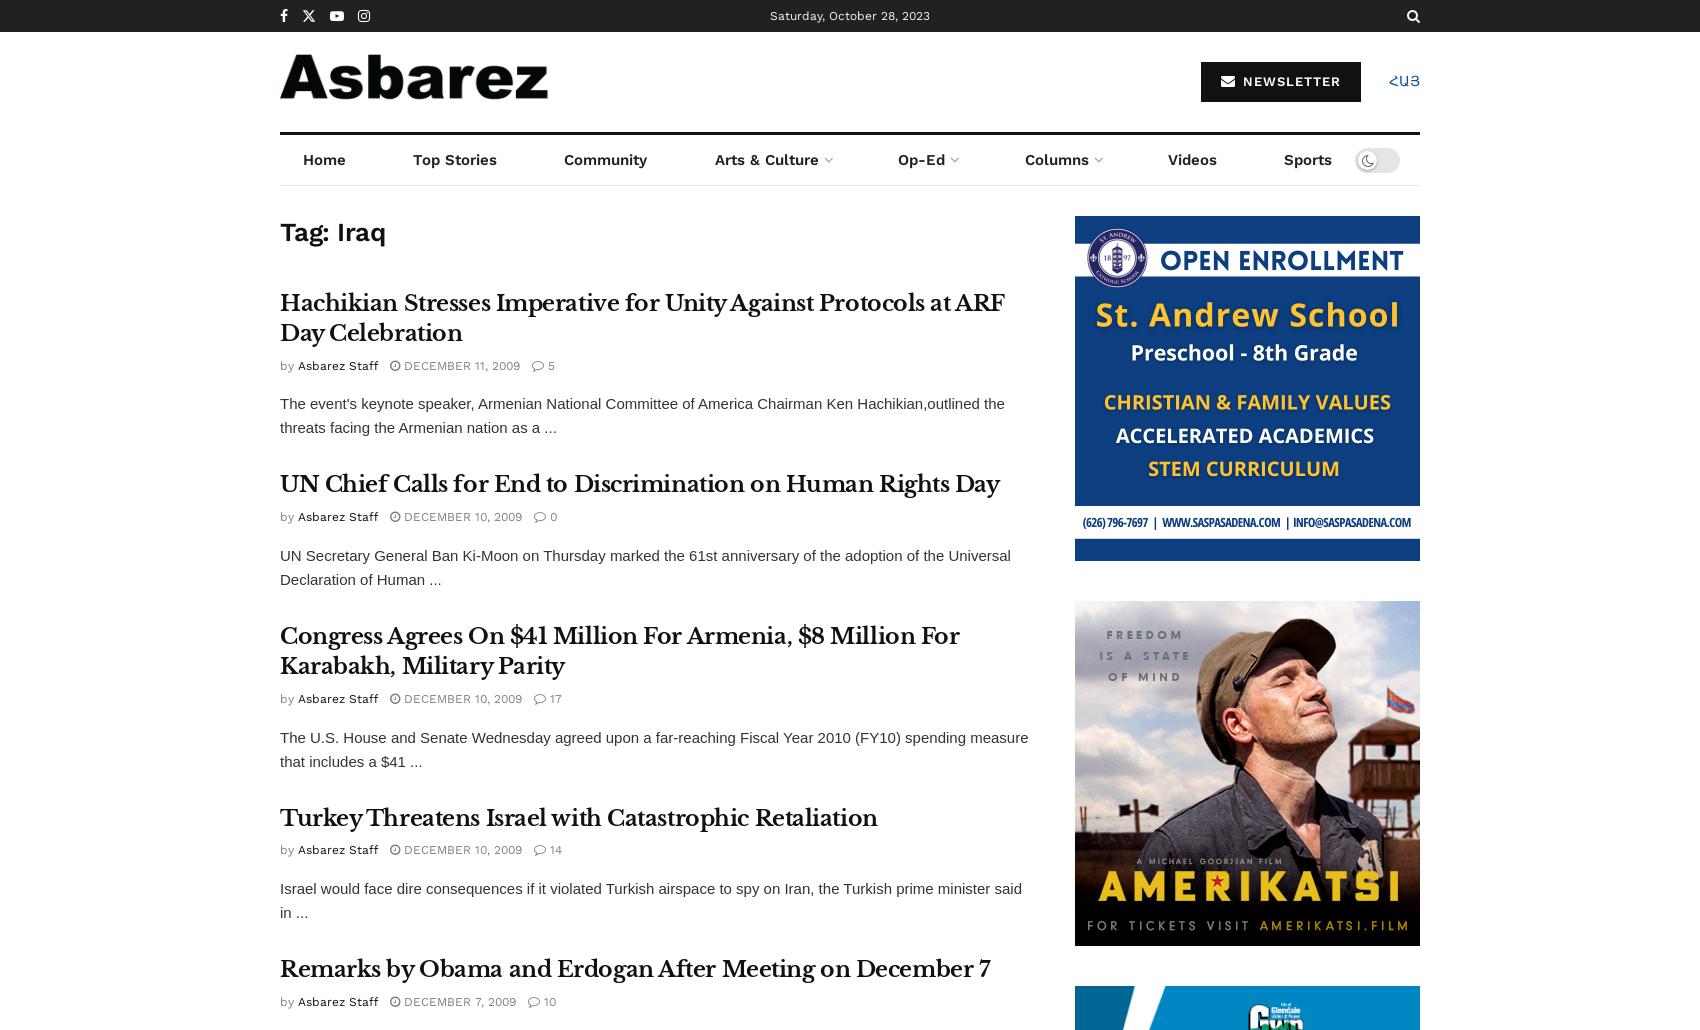 This screenshot has height=1030, width=1700. What do you see at coordinates (308, 231) in the screenshot?
I see `'Tag:'` at bounding box center [308, 231].